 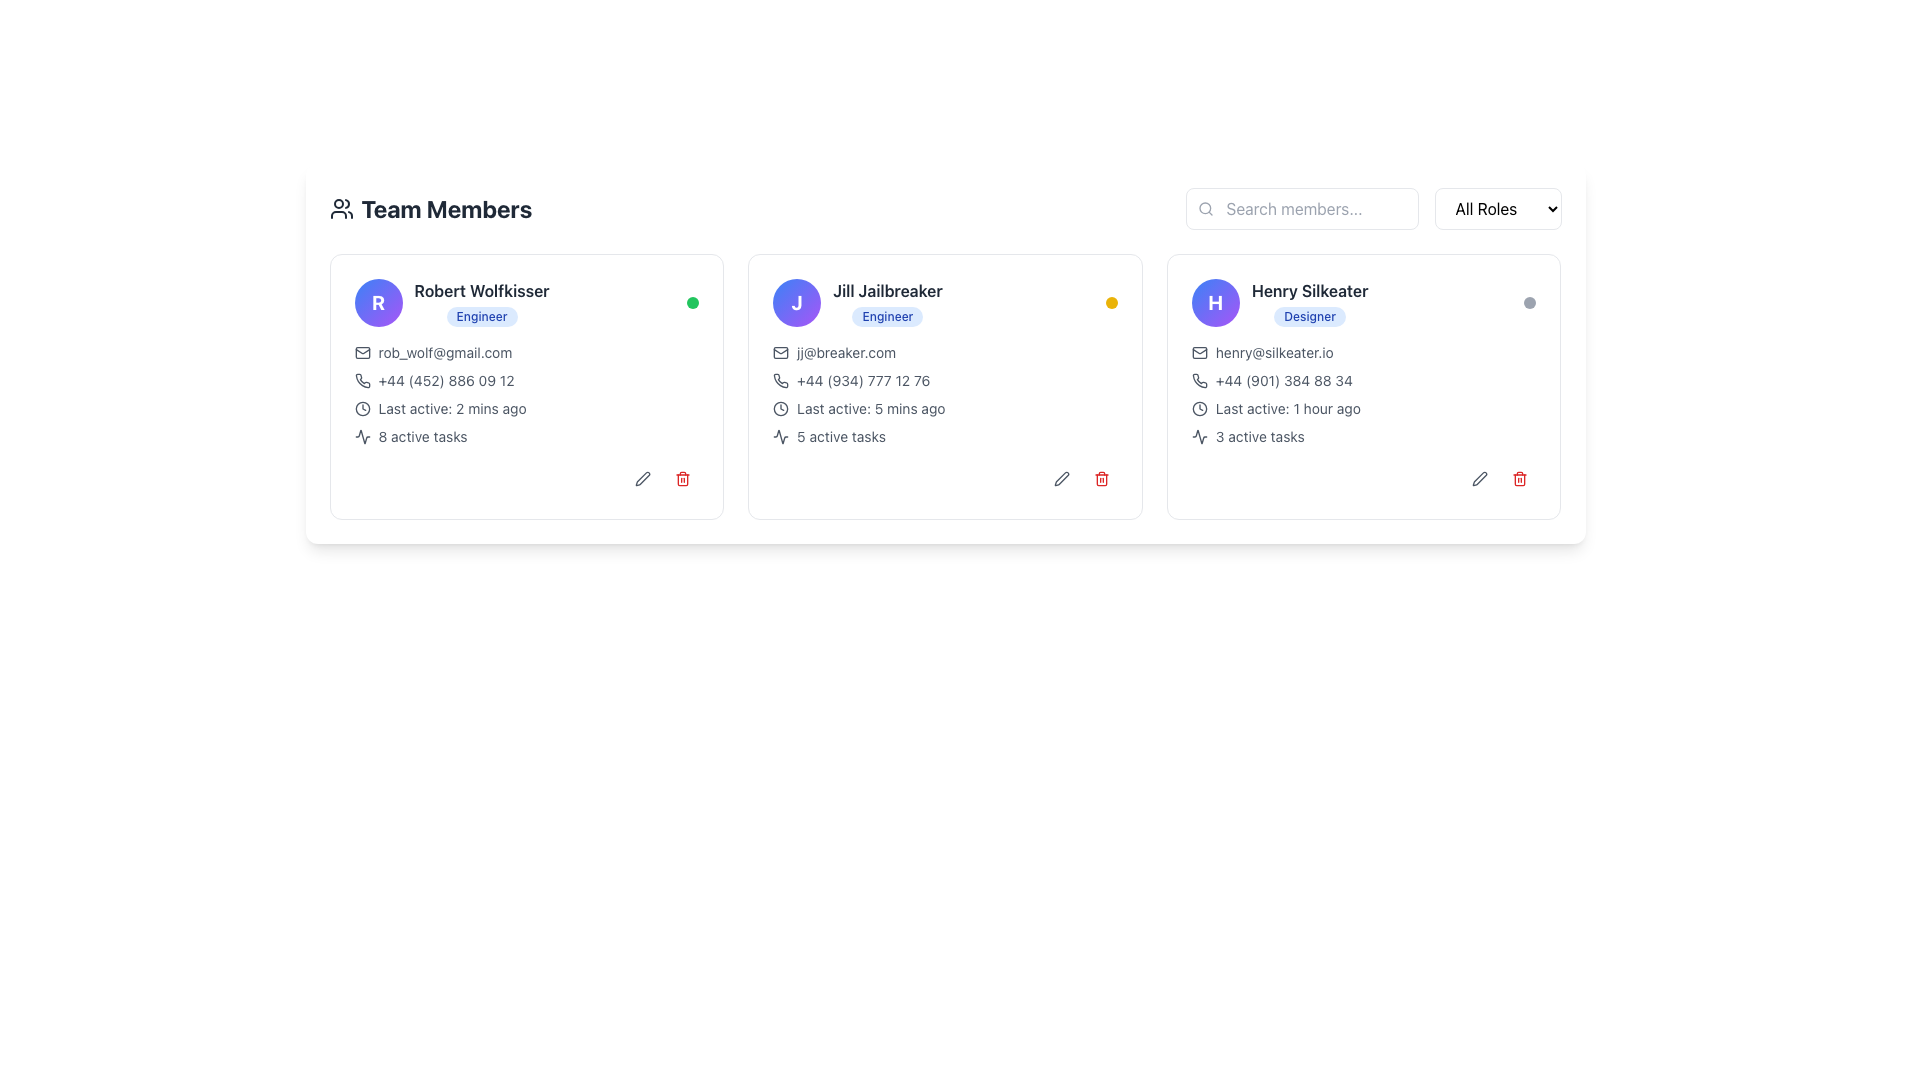 I want to click on the small rounded button with a pen icon in the 'Team Members' section, specifically in Henry Silkeater's card, to trigger the background color change, so click(x=1480, y=478).